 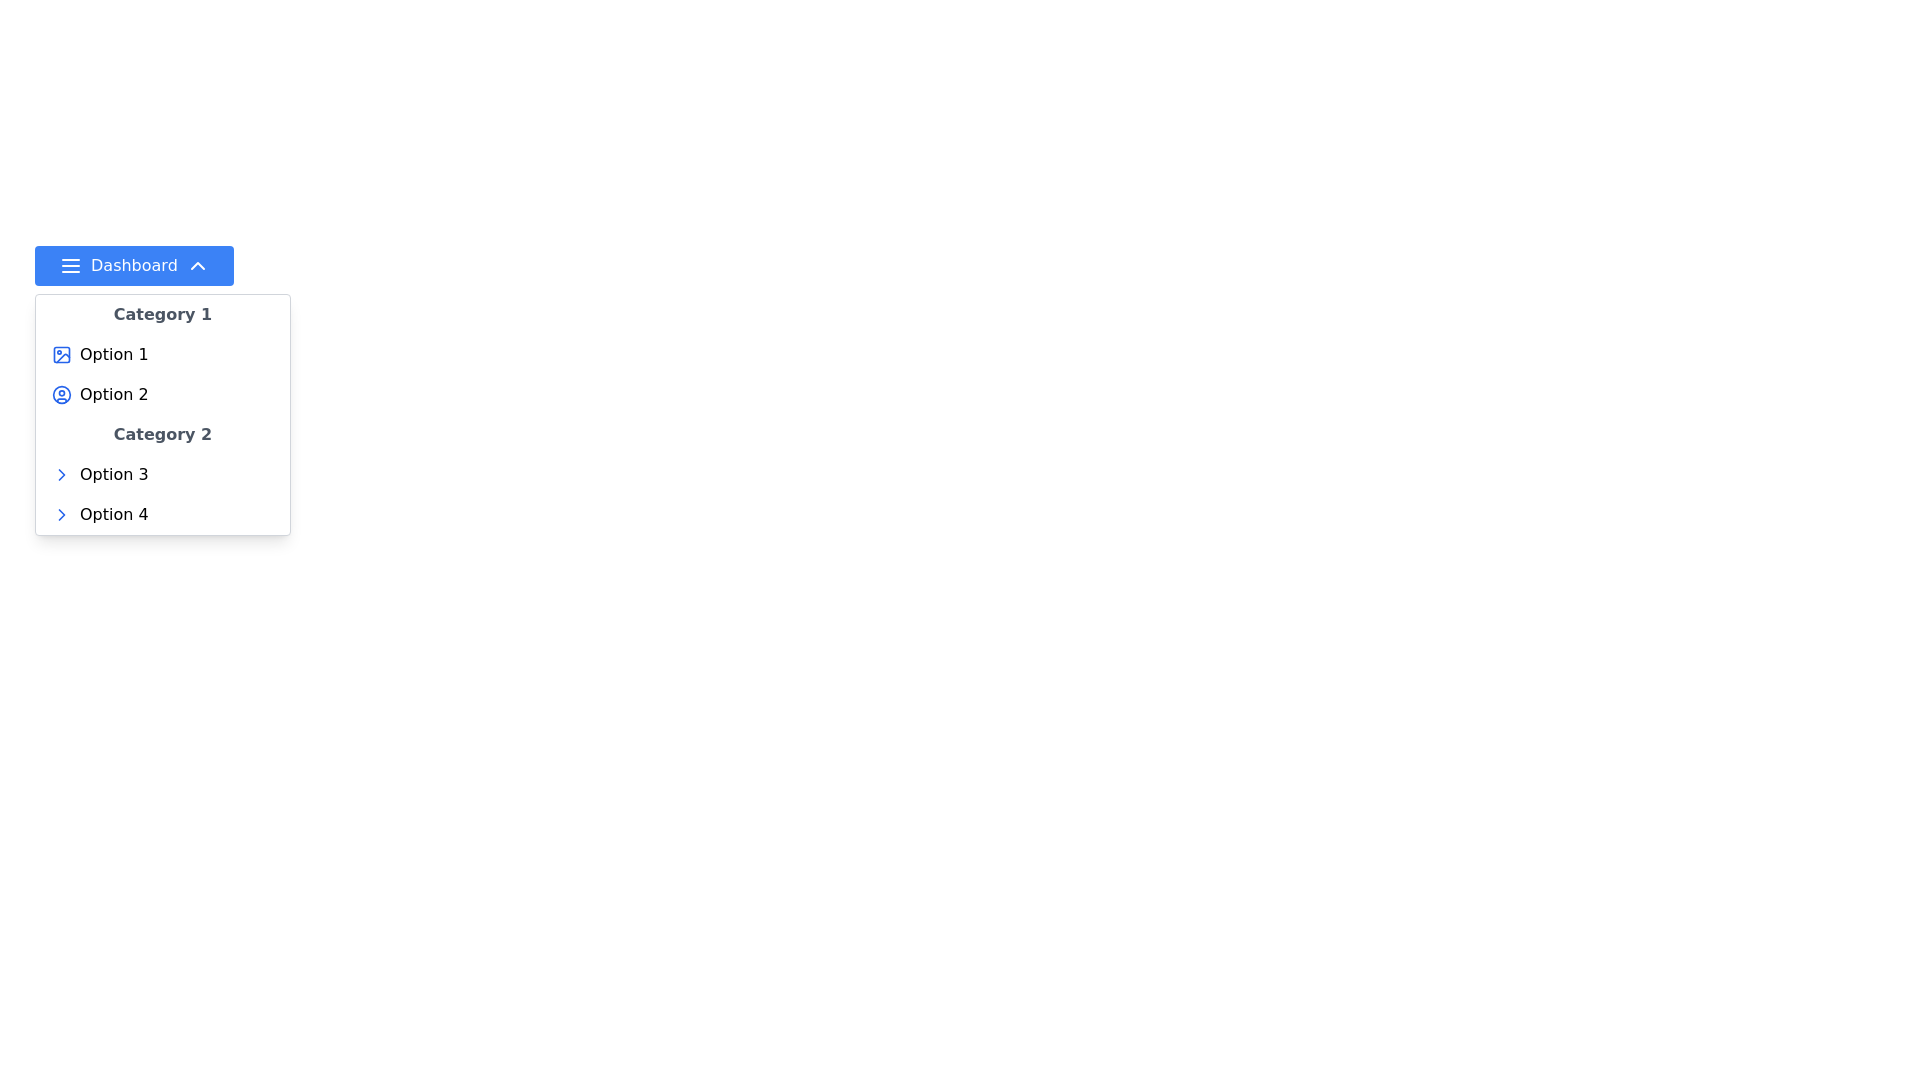 What do you see at coordinates (62, 394) in the screenshot?
I see `the outermost blue circular outline of the user avatar icon, which is part of a 24x24 SVG profile representation` at bounding box center [62, 394].